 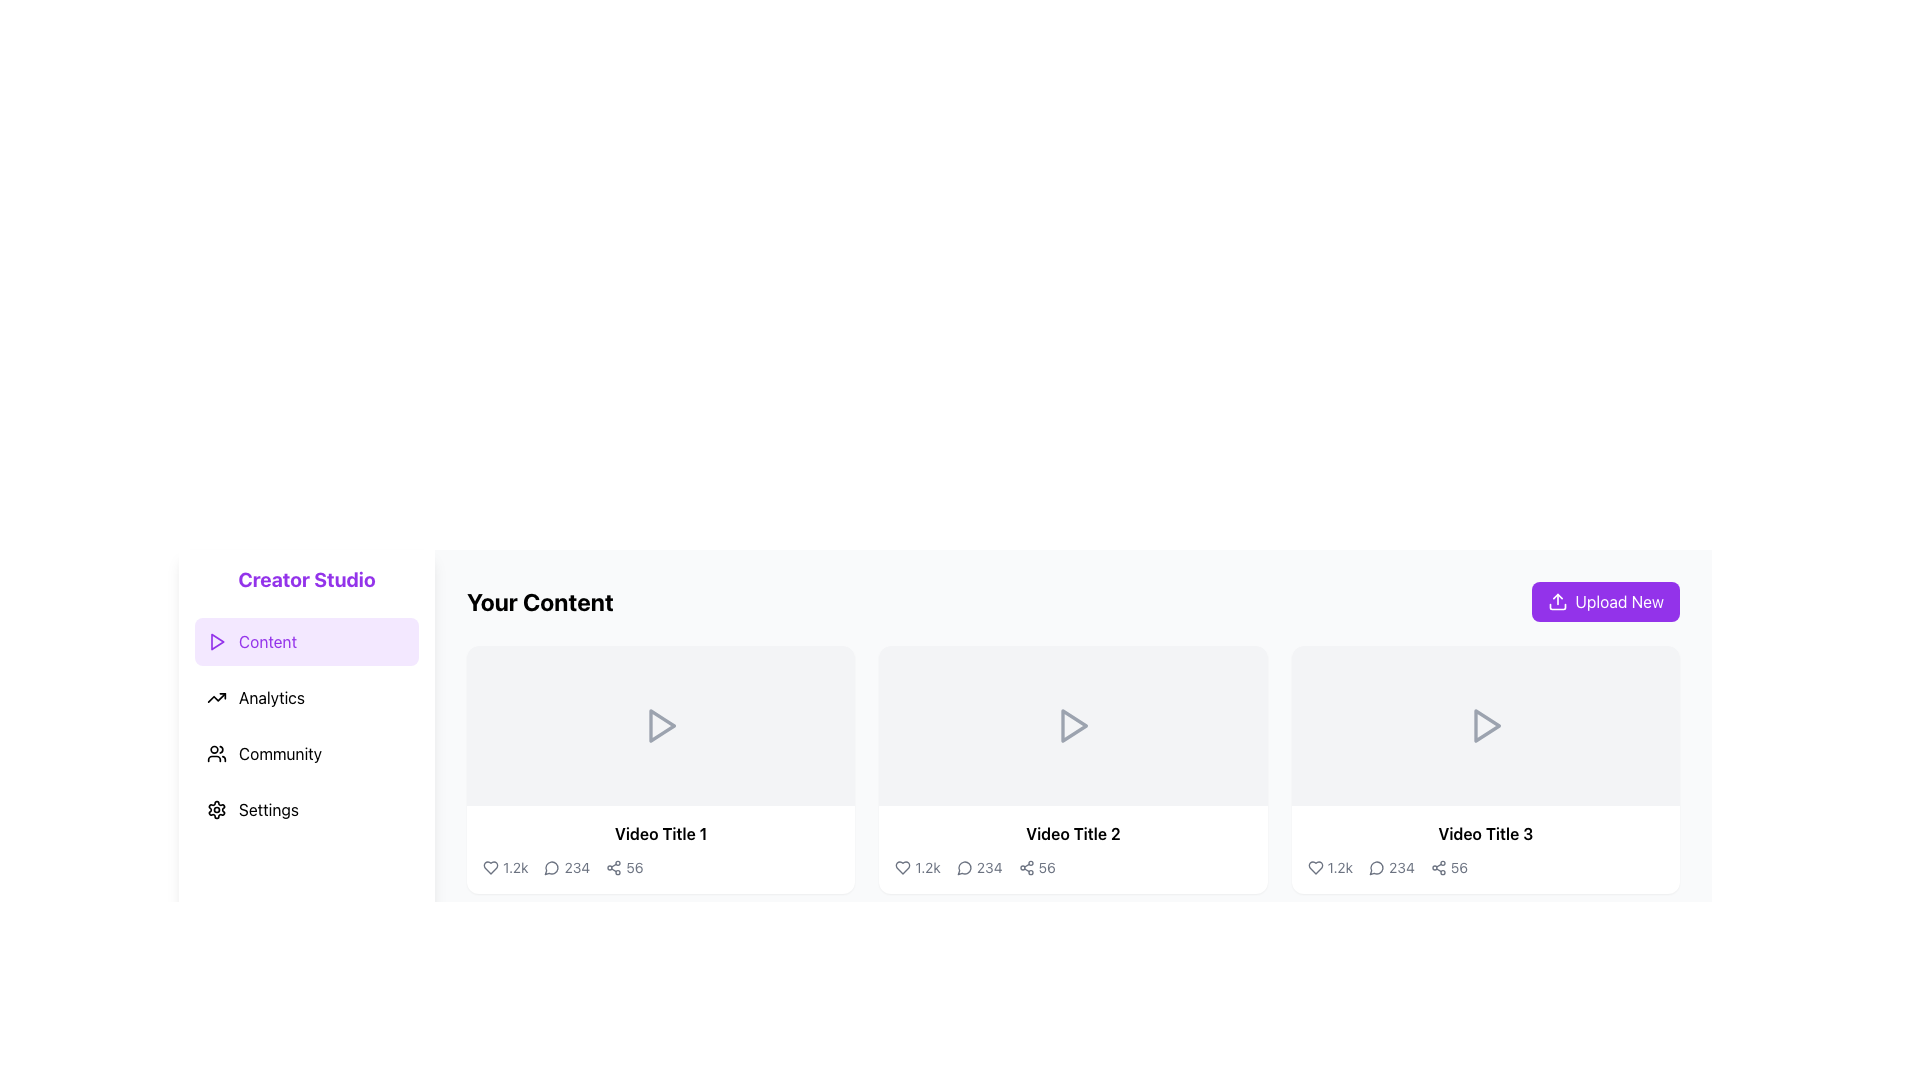 I want to click on the 'Analytics' icon located in the left sidebar menu, positioned to the left of the 'Analytics' text, so click(x=216, y=697).